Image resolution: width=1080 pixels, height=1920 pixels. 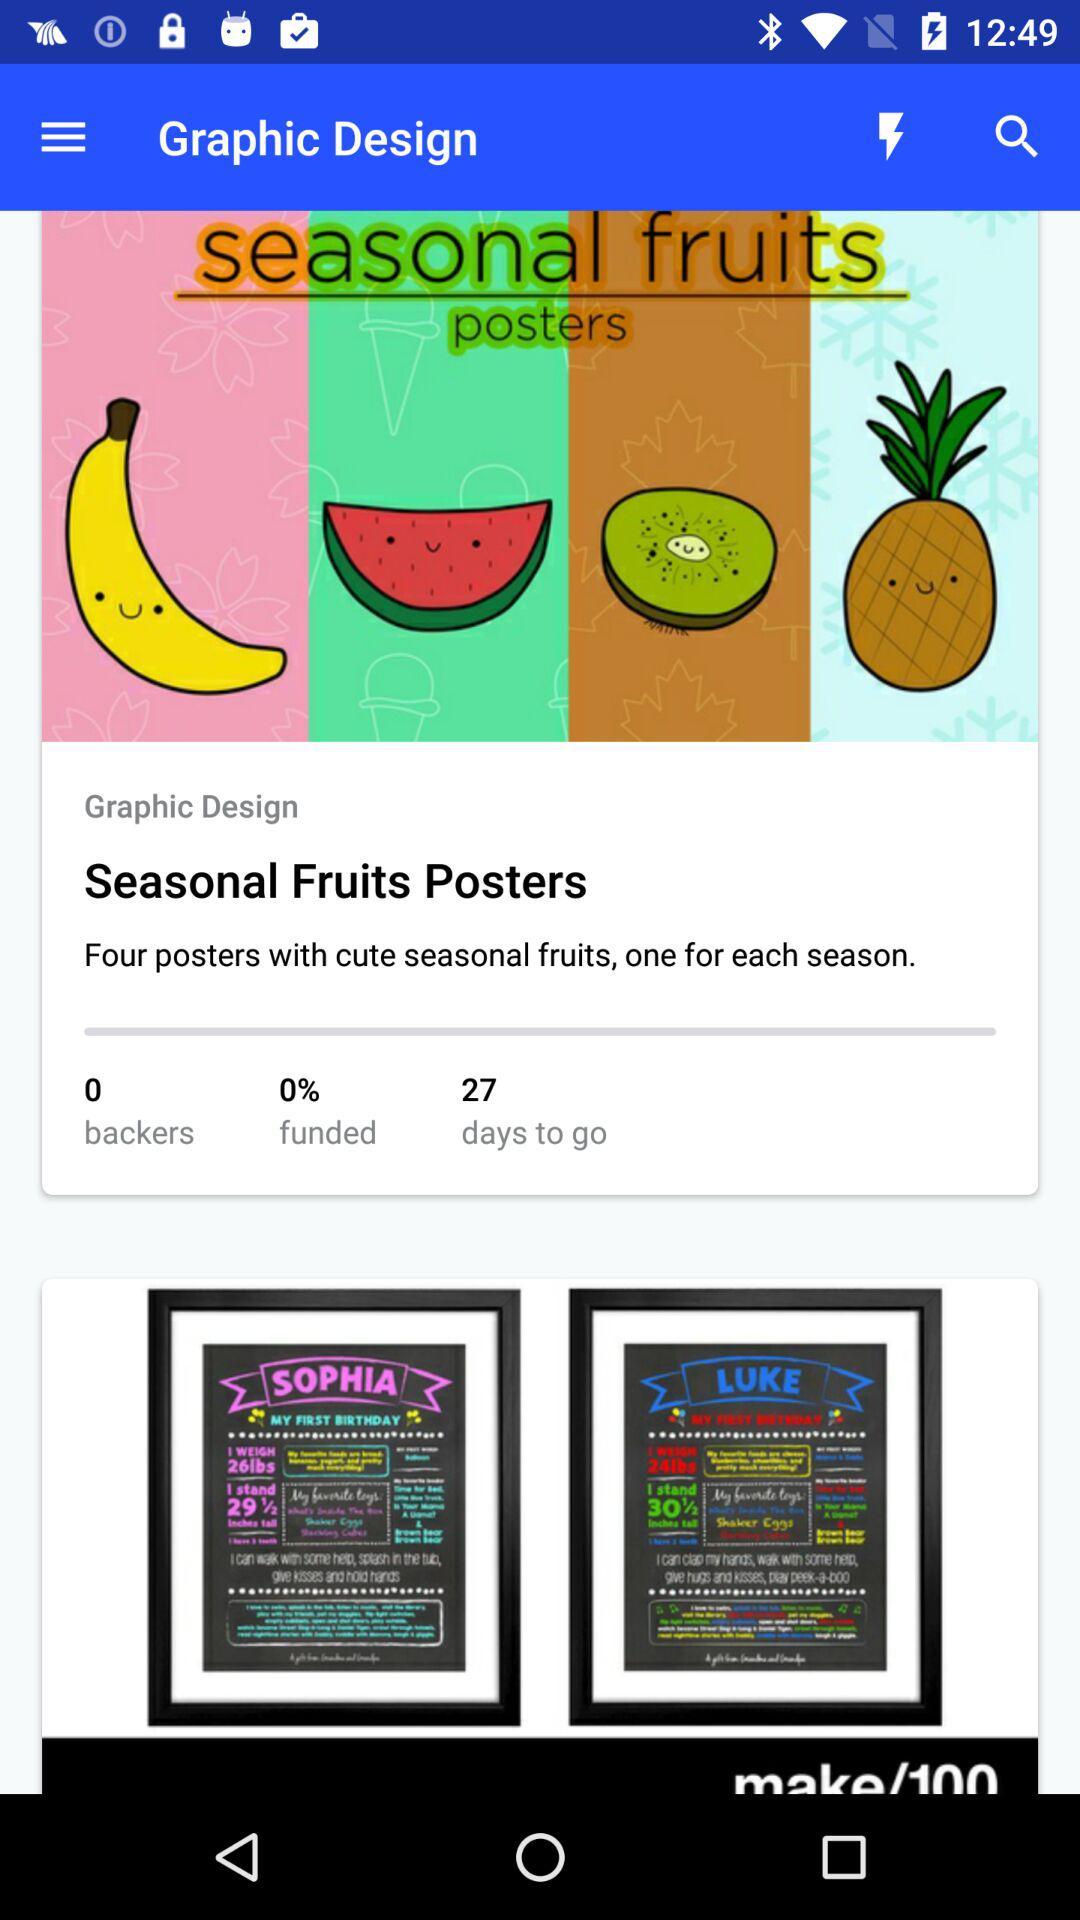 I want to click on the icon which is left to search icon, so click(x=890, y=136).